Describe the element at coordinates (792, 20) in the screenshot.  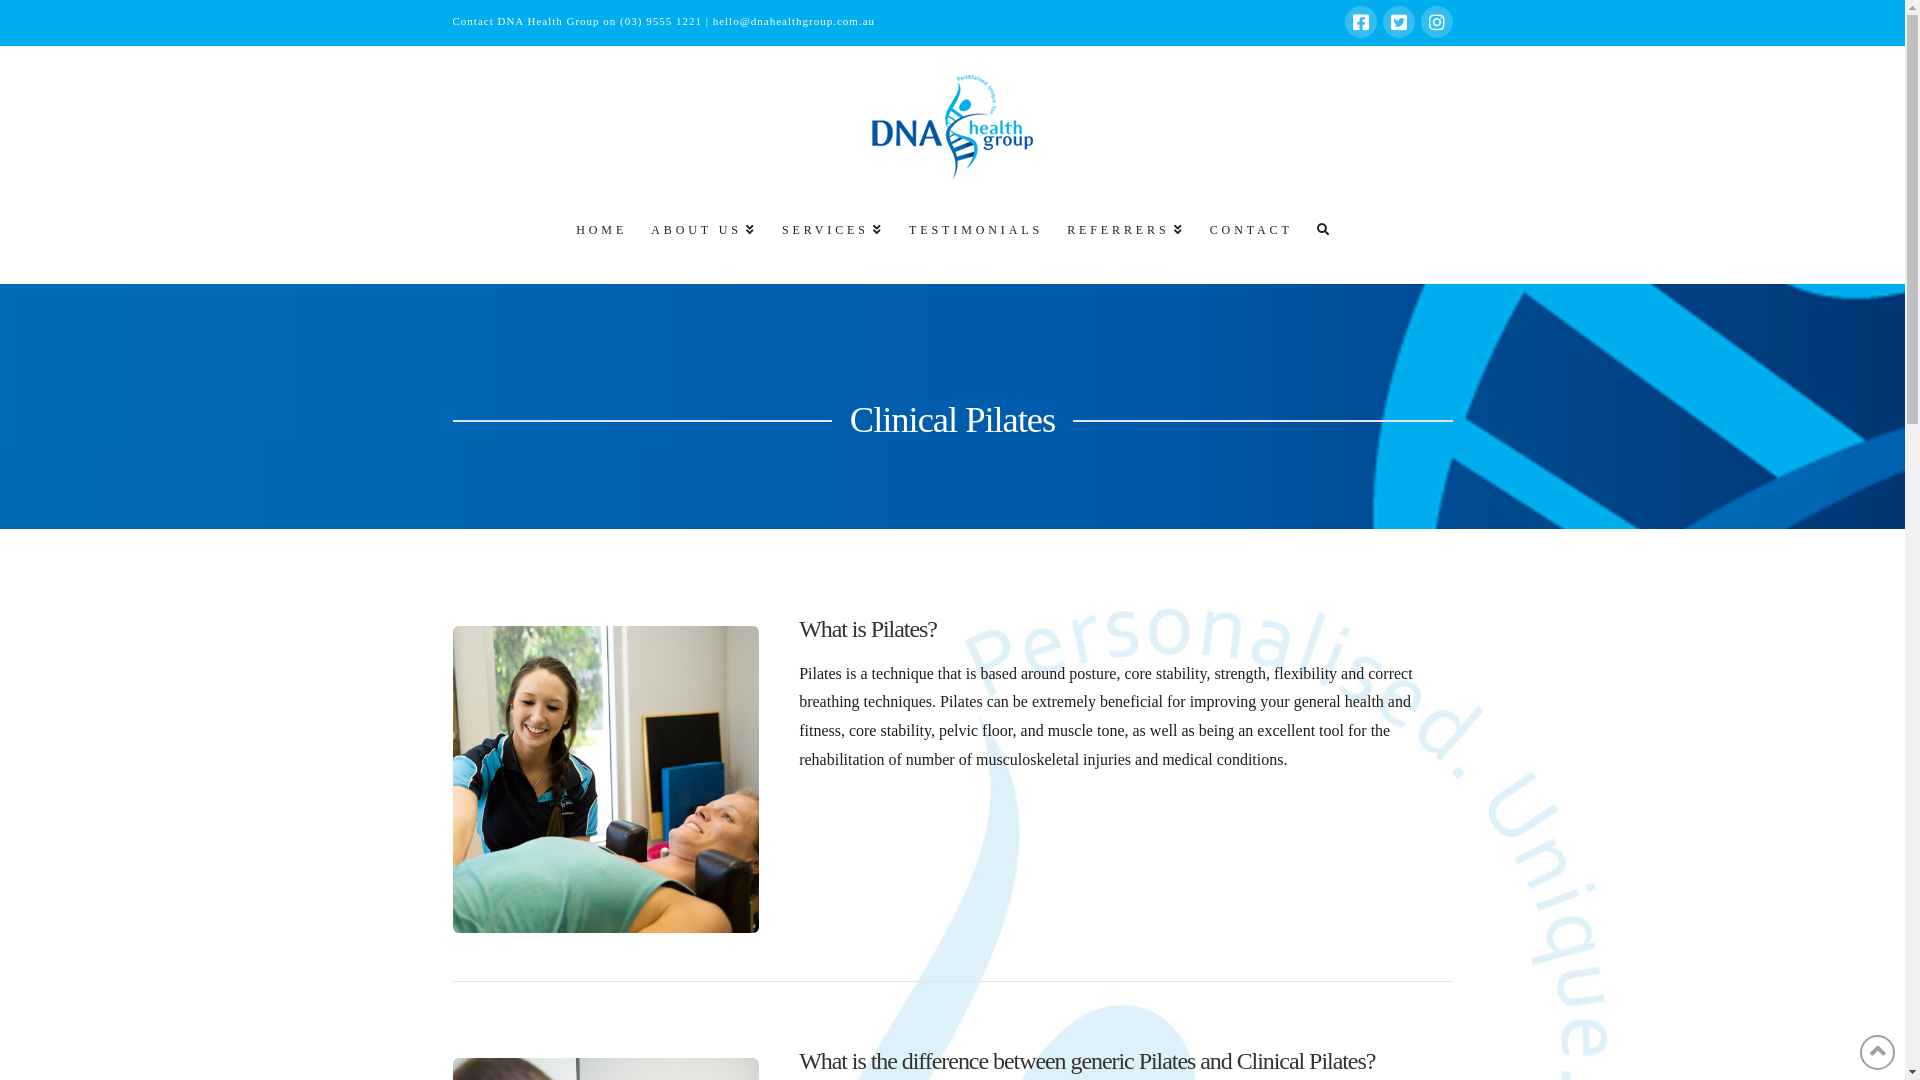
I see `'hello@dnahealthgroup.com.au'` at that location.